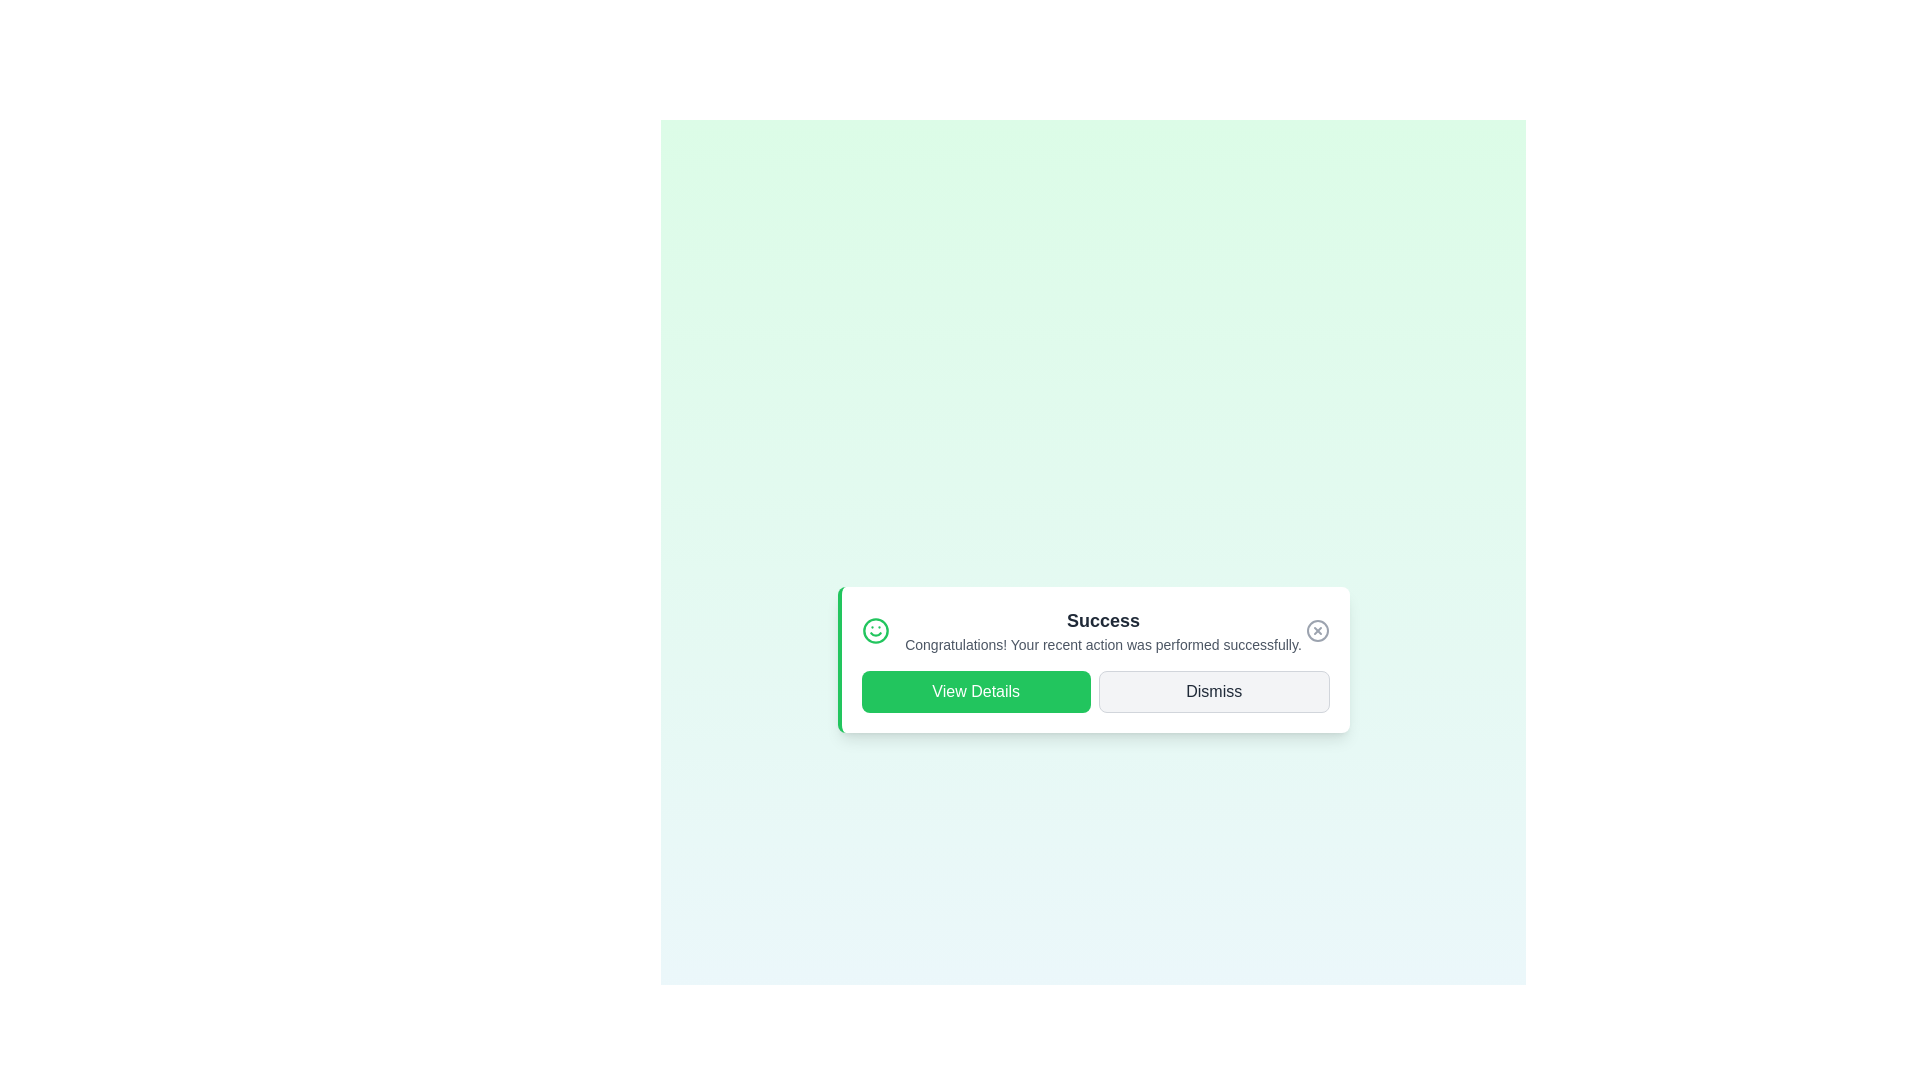  What do you see at coordinates (1213, 690) in the screenshot?
I see `the 'Dismiss' button to close the alert` at bounding box center [1213, 690].